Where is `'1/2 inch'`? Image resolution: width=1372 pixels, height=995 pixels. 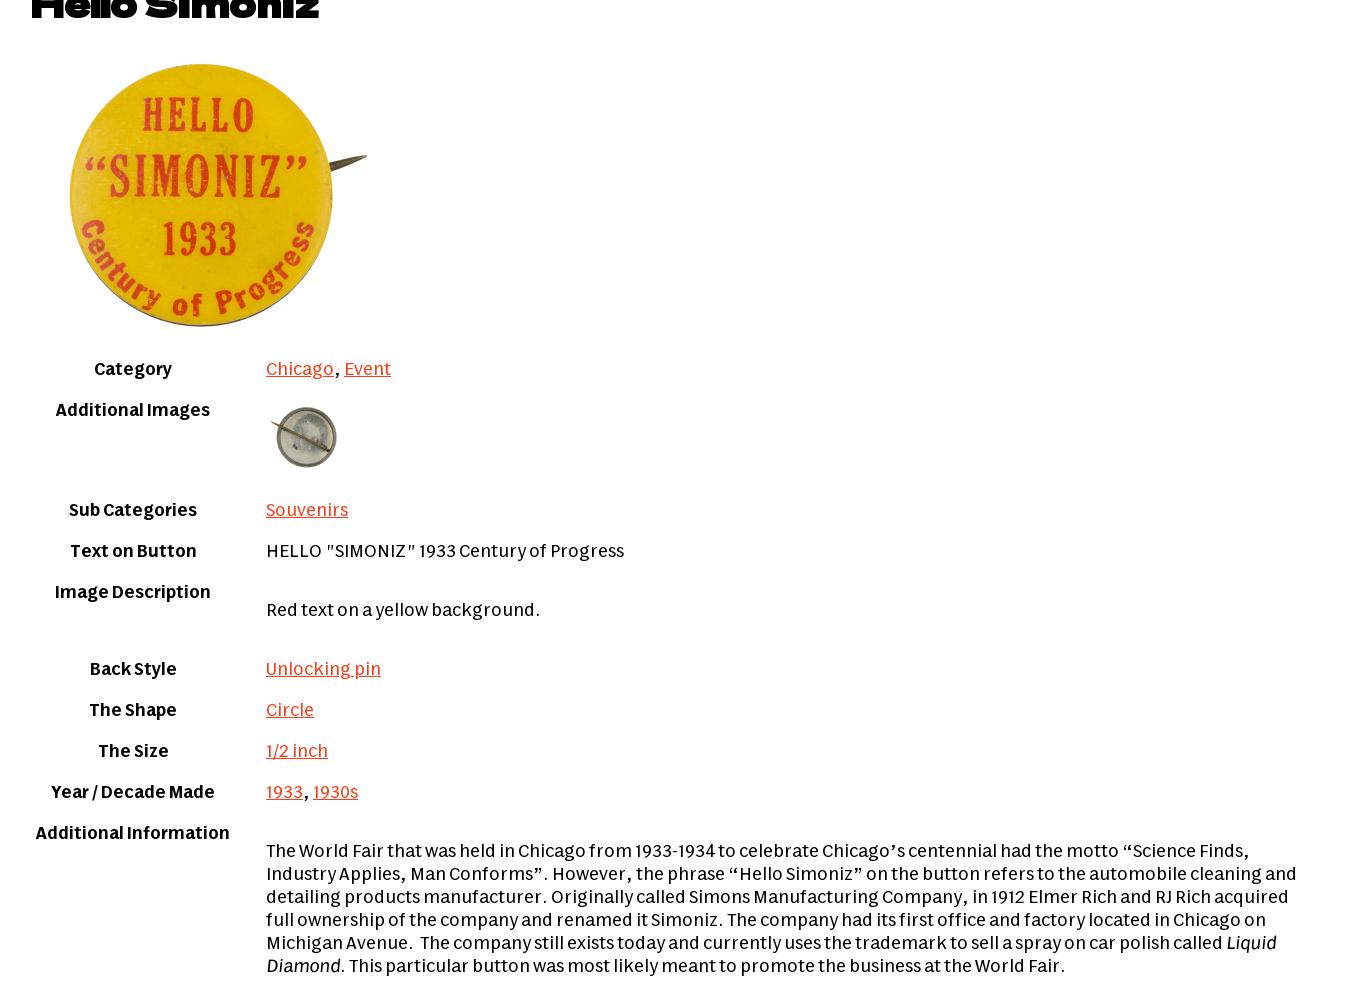
'1/2 inch' is located at coordinates (297, 751).